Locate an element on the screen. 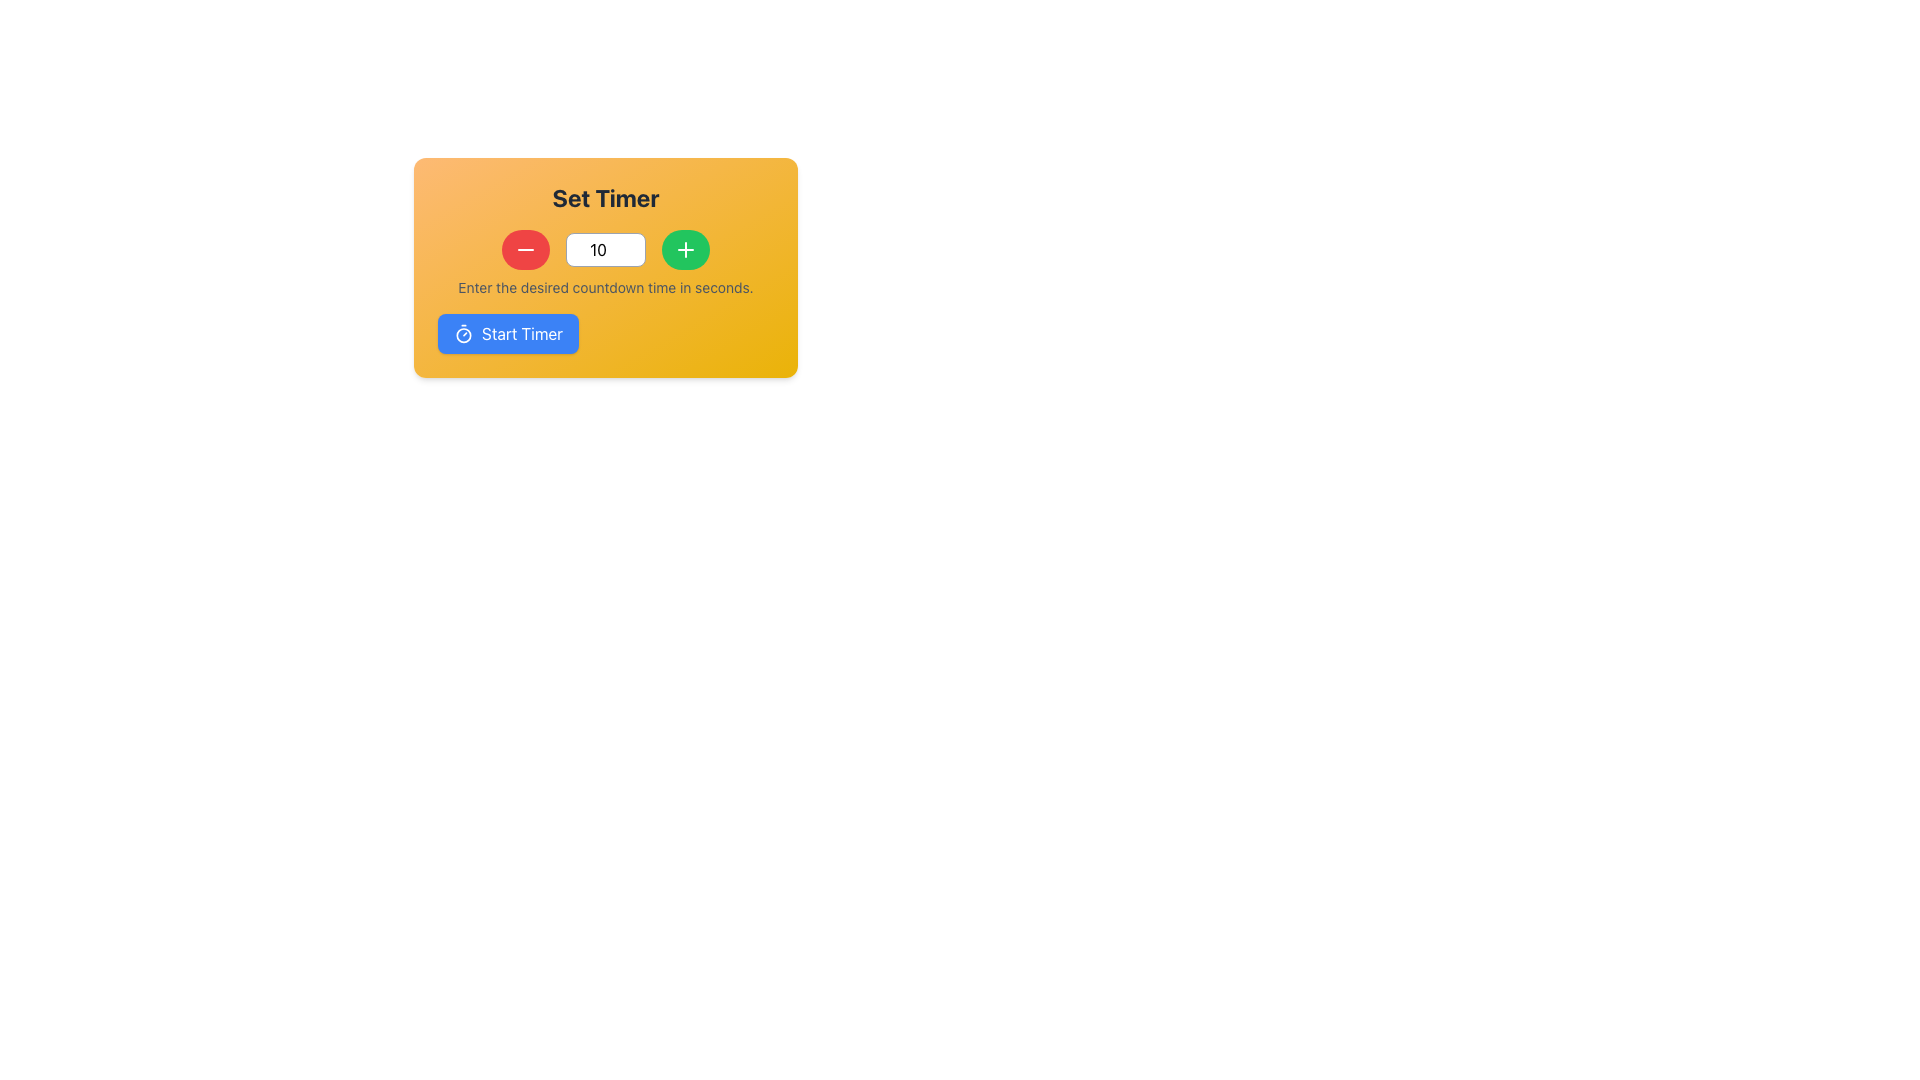  the button that decreases the value in the adjacent numeric input field, located to the left of the numeric input box in the middle of the row is located at coordinates (526, 249).